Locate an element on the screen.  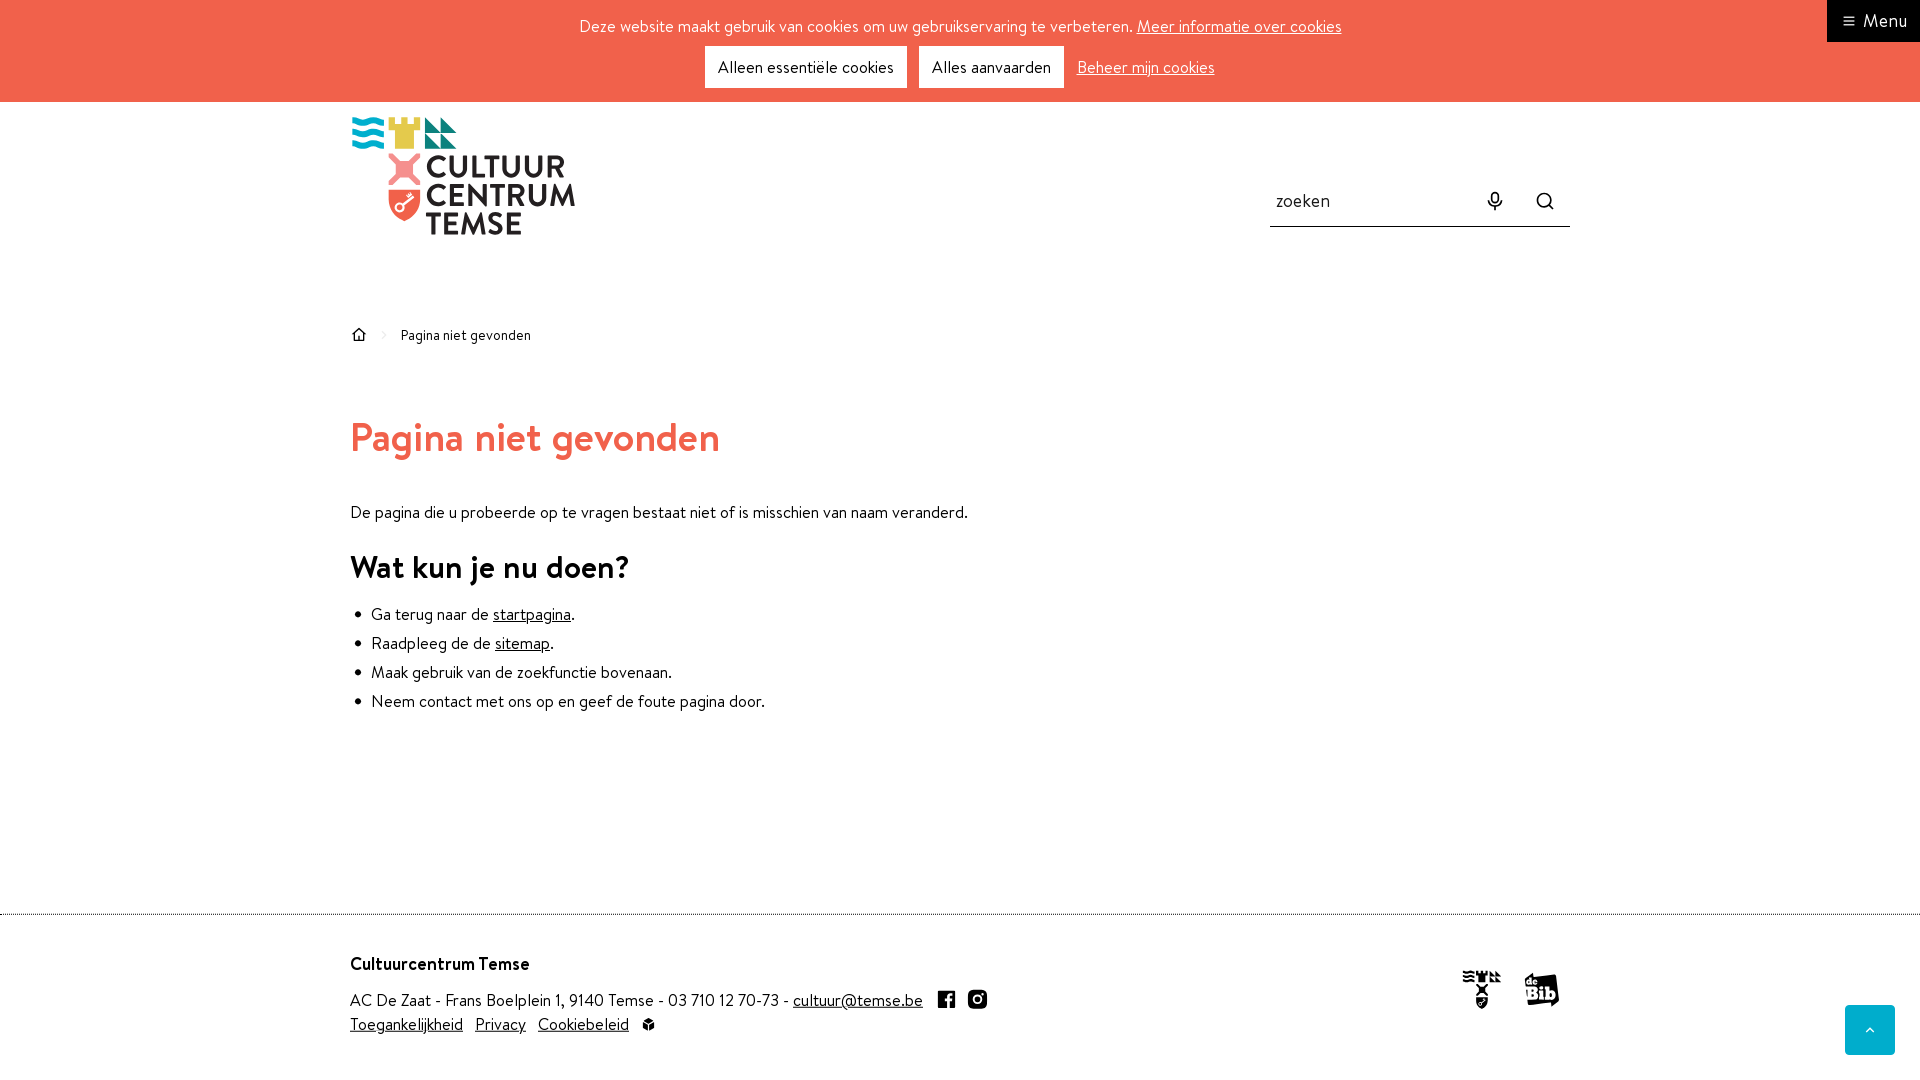
'Privacy' is located at coordinates (500, 1023).